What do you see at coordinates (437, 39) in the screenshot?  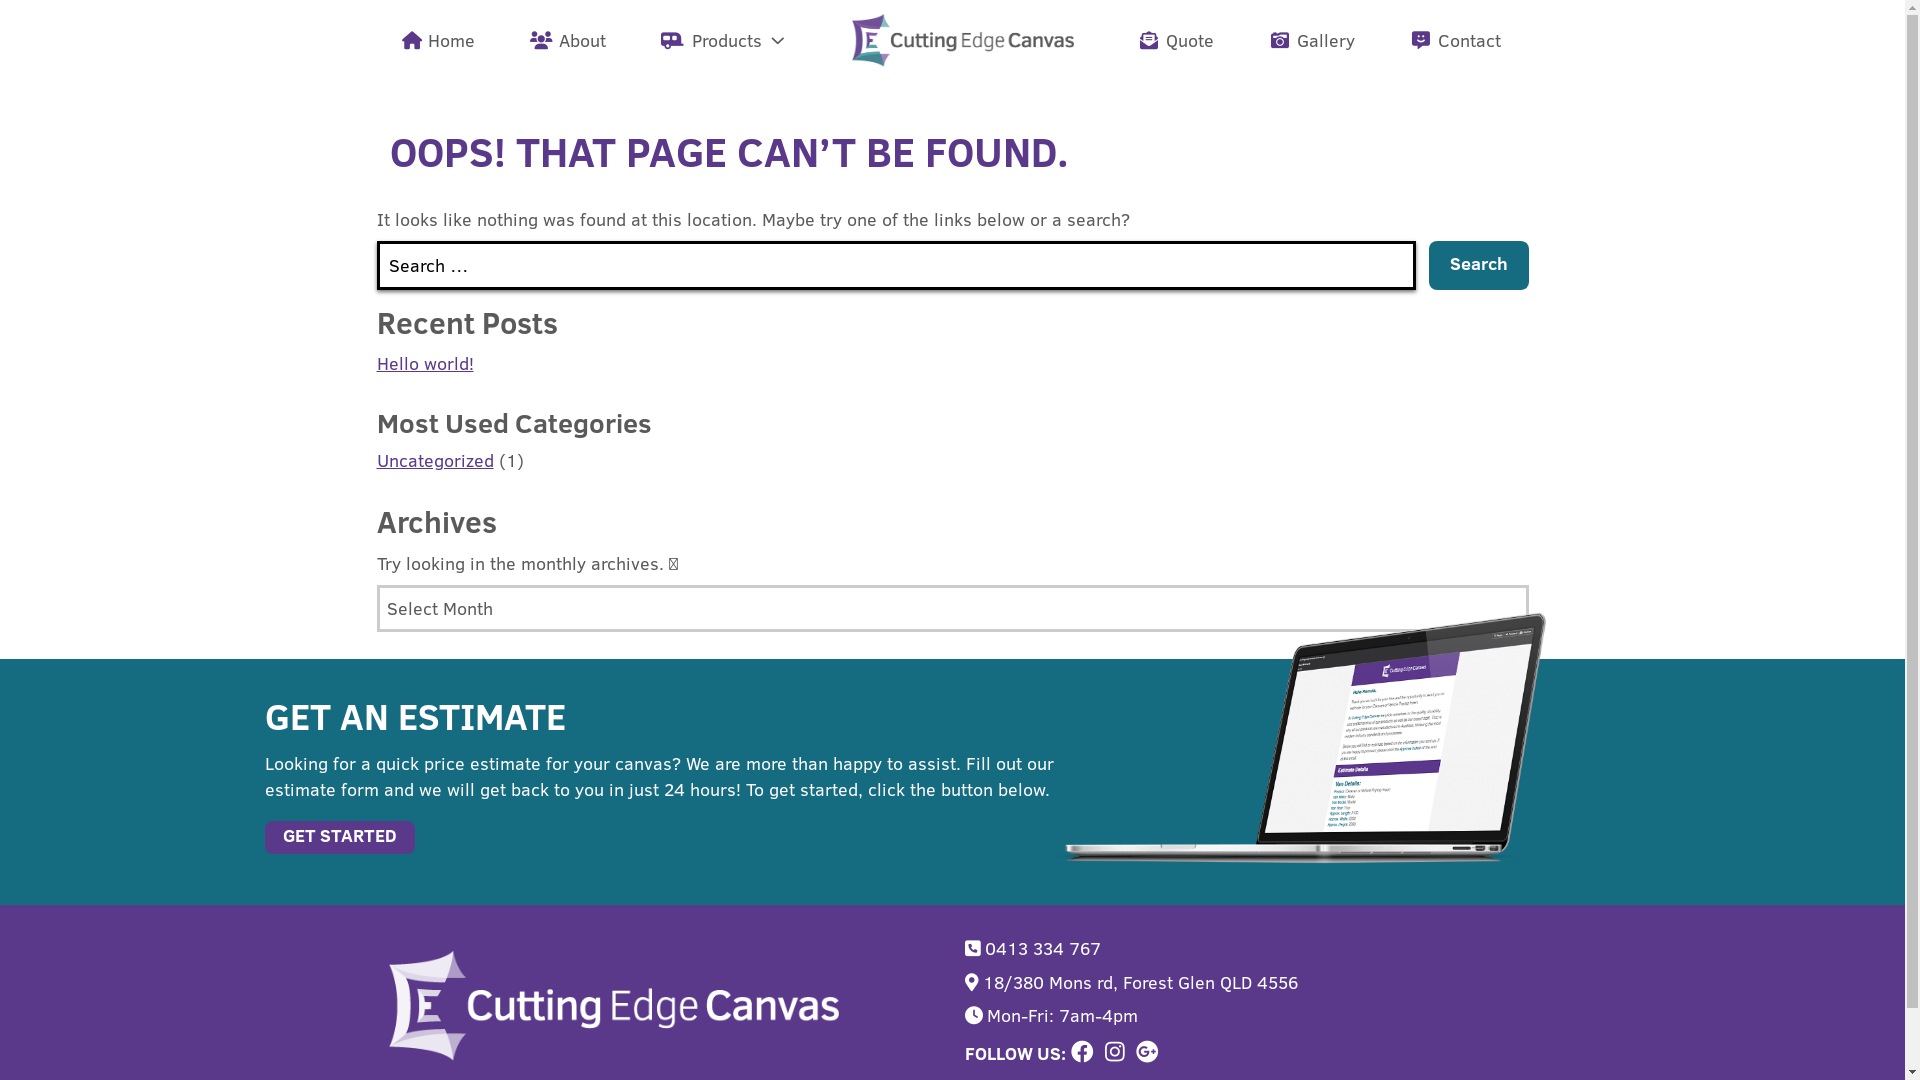 I see `'Home'` at bounding box center [437, 39].